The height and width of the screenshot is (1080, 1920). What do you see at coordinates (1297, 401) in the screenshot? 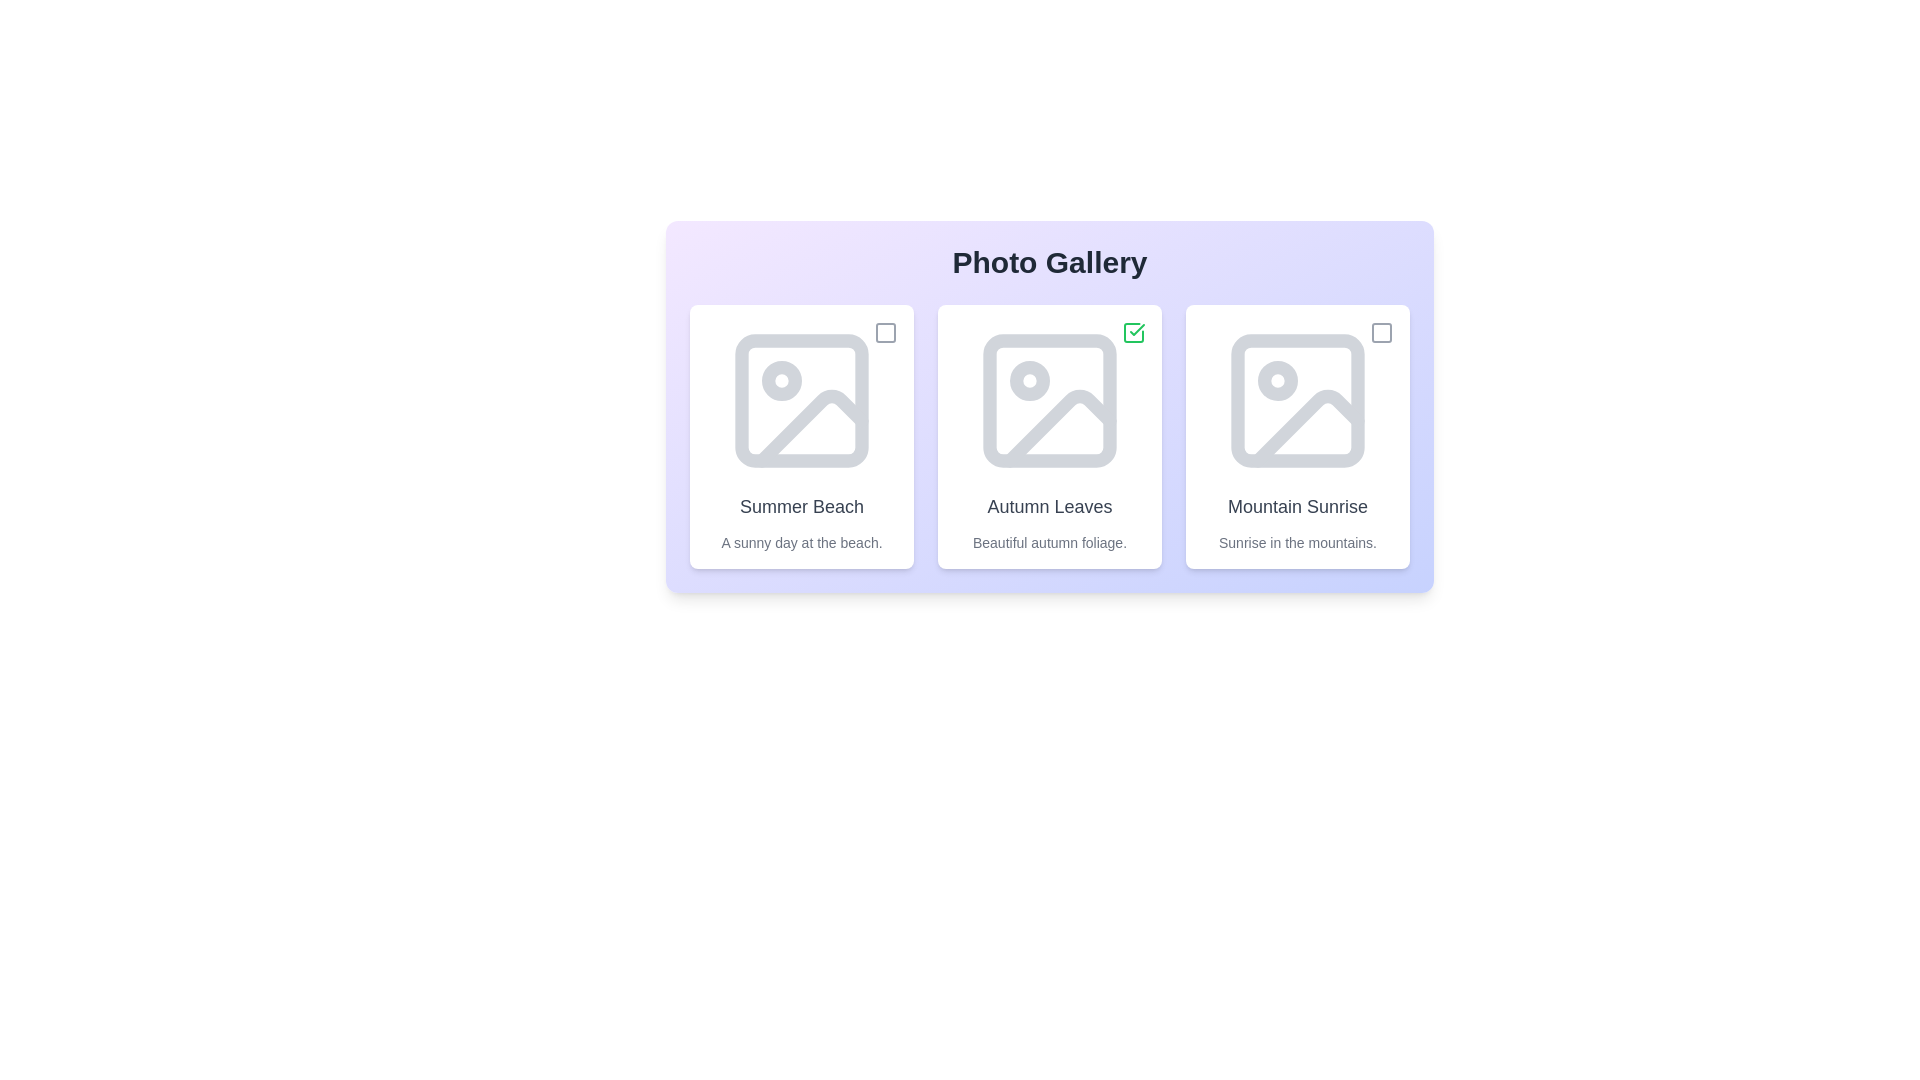
I see `the placeholder image of the photo labeled Mountain Sunrise` at bounding box center [1297, 401].